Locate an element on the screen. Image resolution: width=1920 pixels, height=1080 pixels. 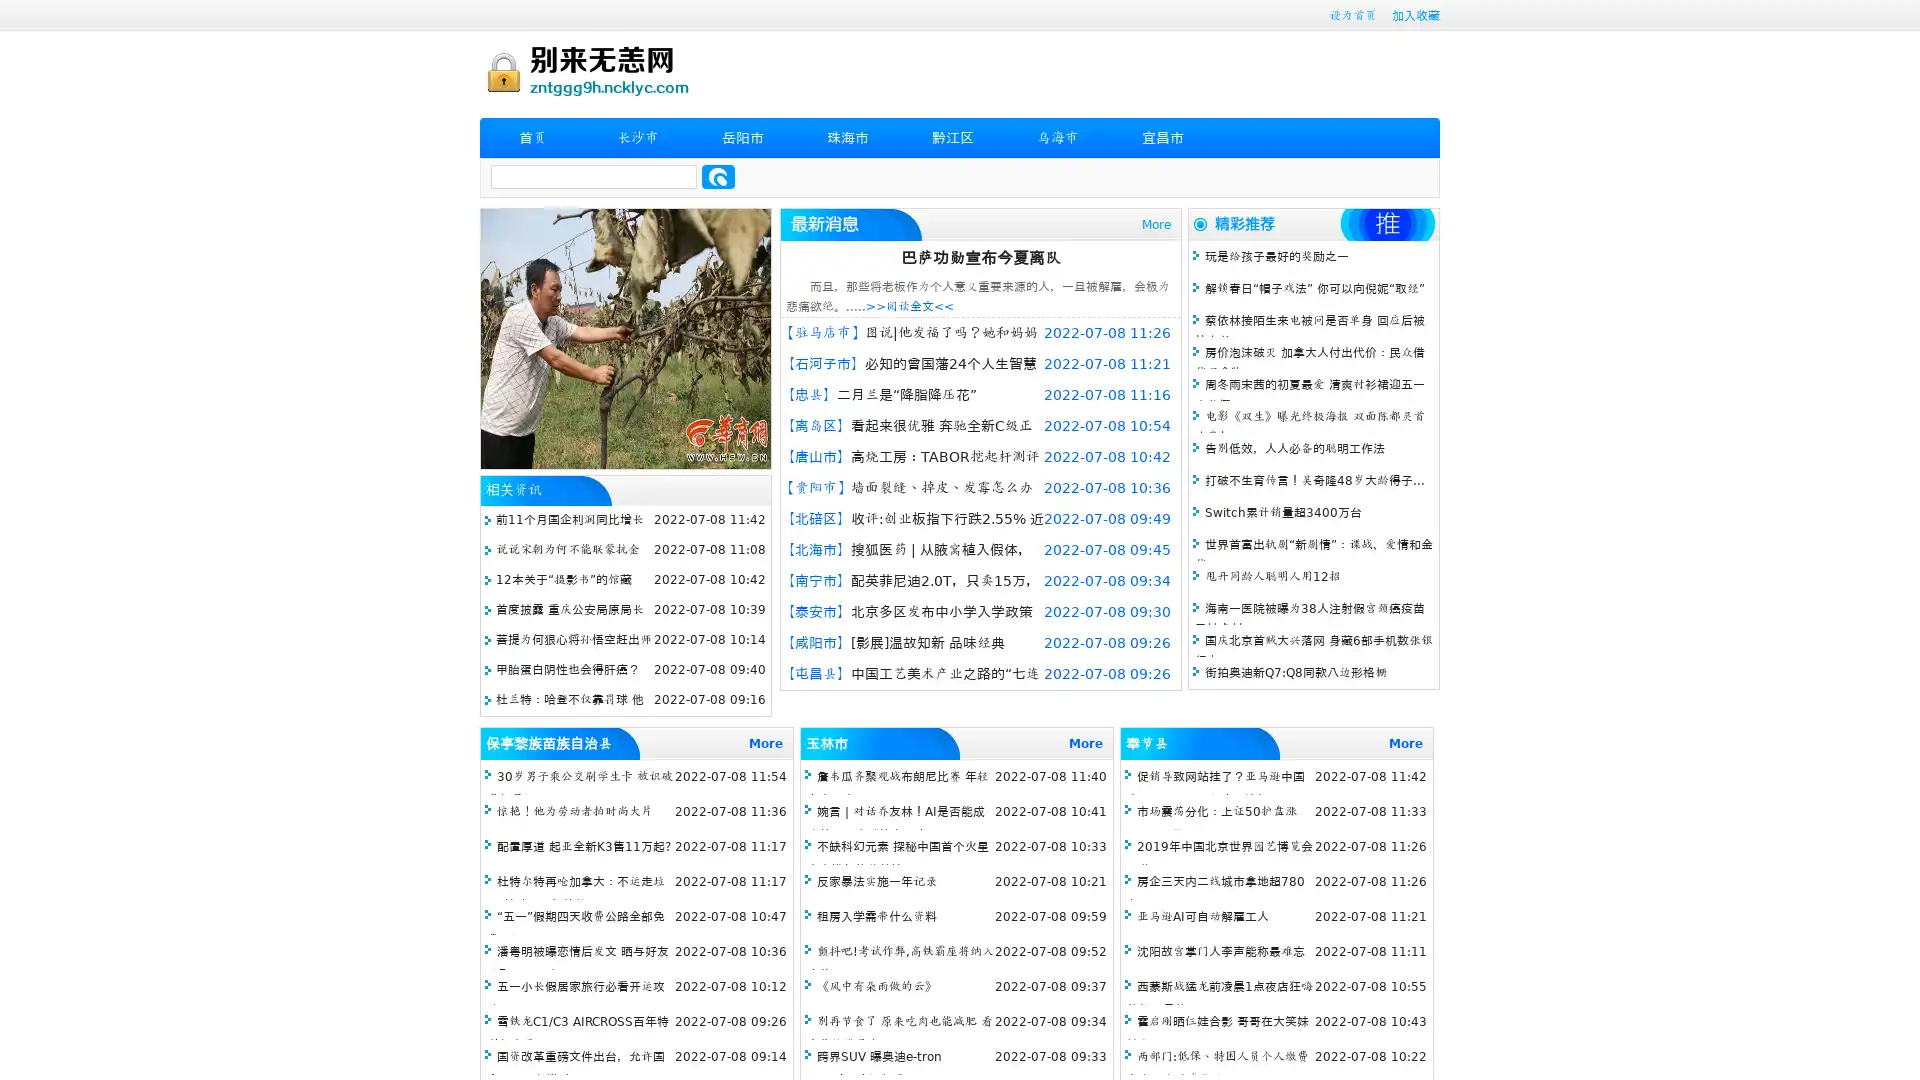
Search is located at coordinates (718, 176).